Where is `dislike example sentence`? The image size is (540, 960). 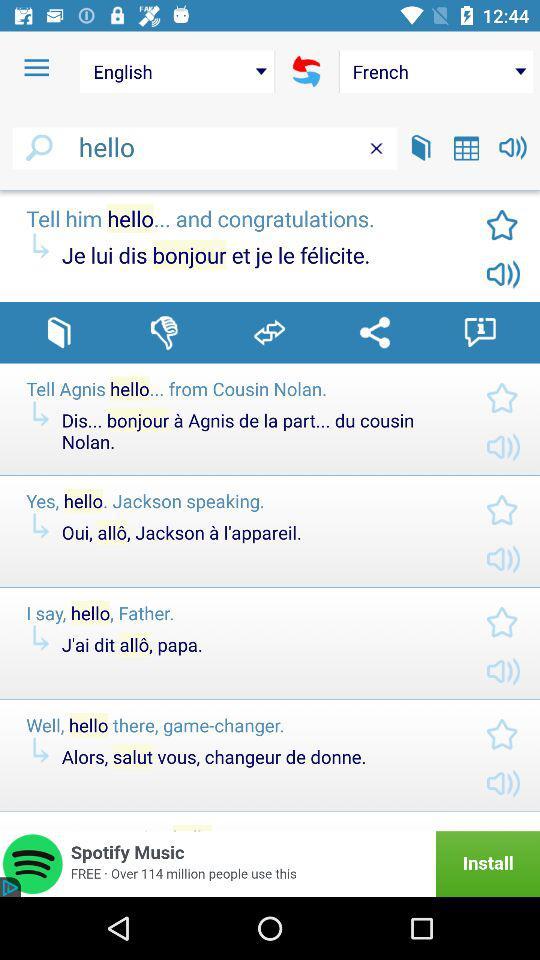 dislike example sentence is located at coordinates (163, 332).